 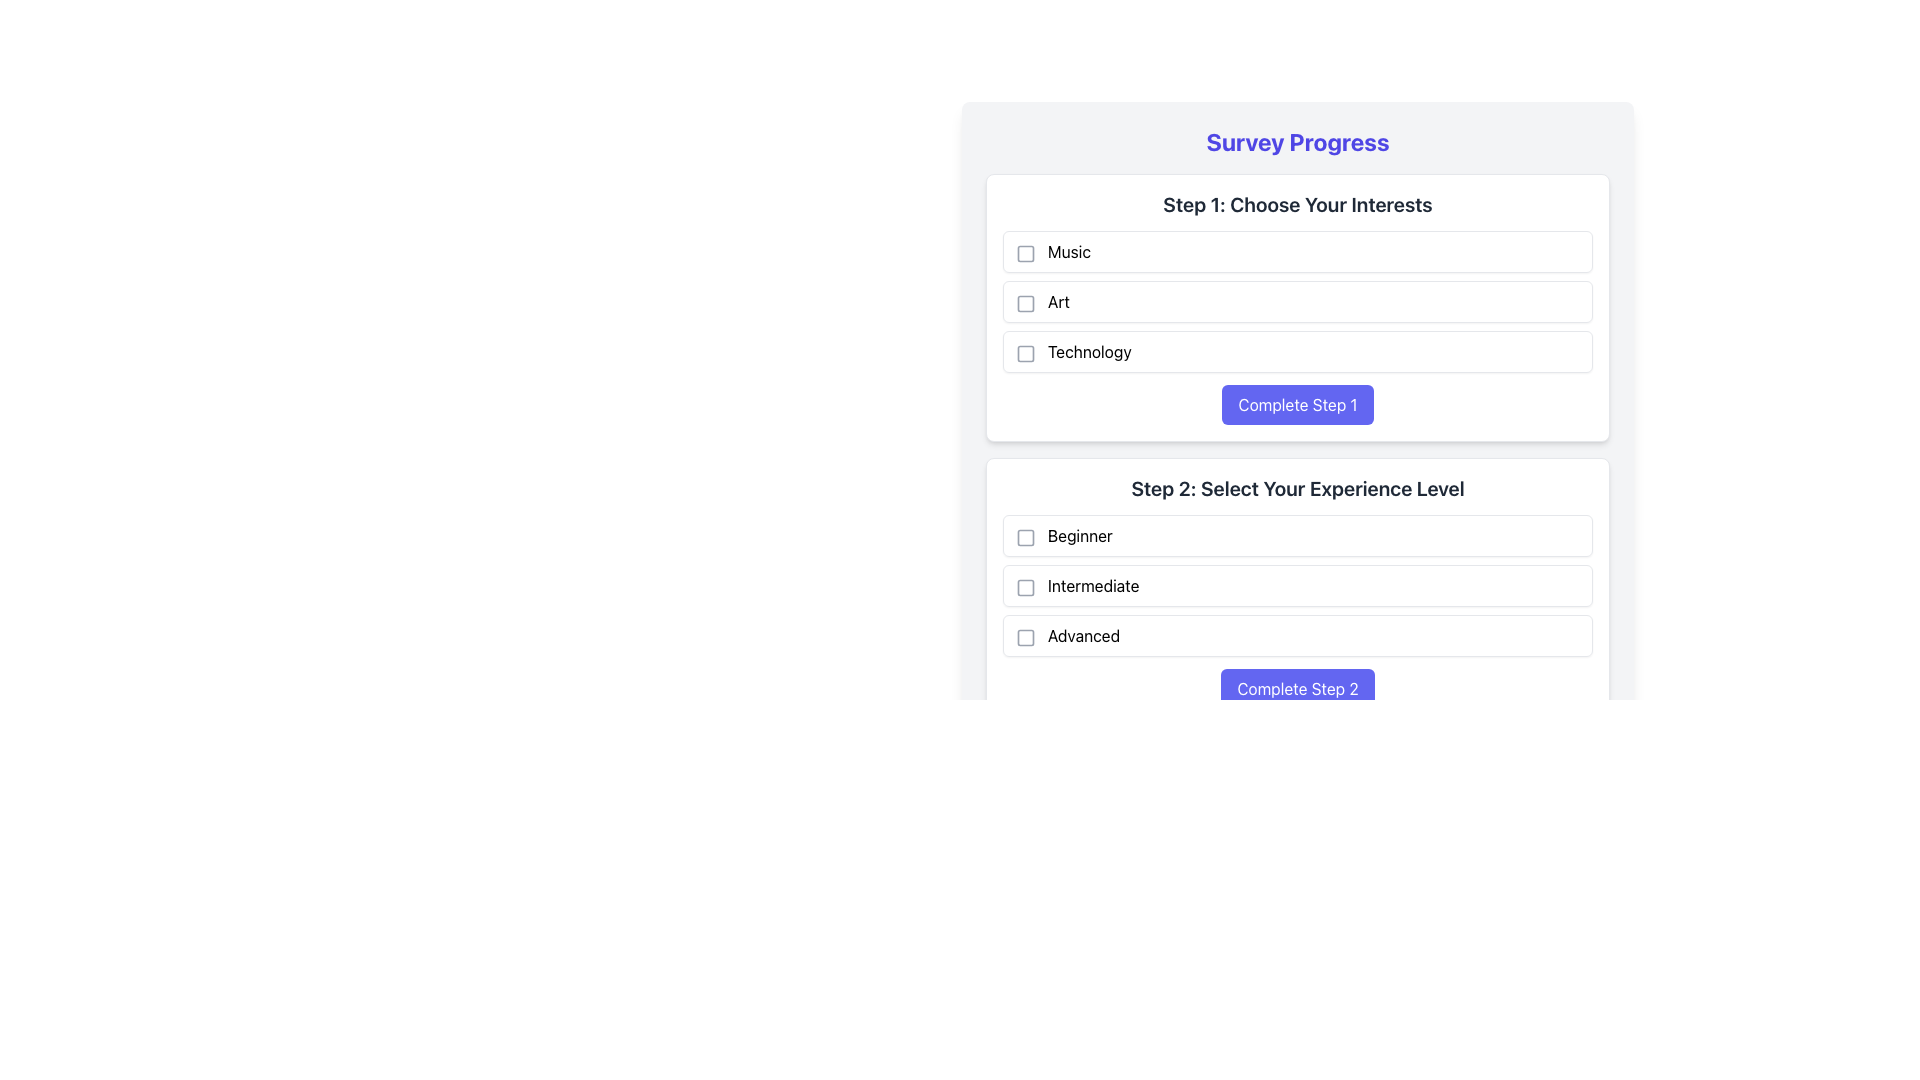 I want to click on the checkbox indicator for the 'Technology' option in the 'Step 1: Choose Your Interests' section, so click(x=1026, y=352).